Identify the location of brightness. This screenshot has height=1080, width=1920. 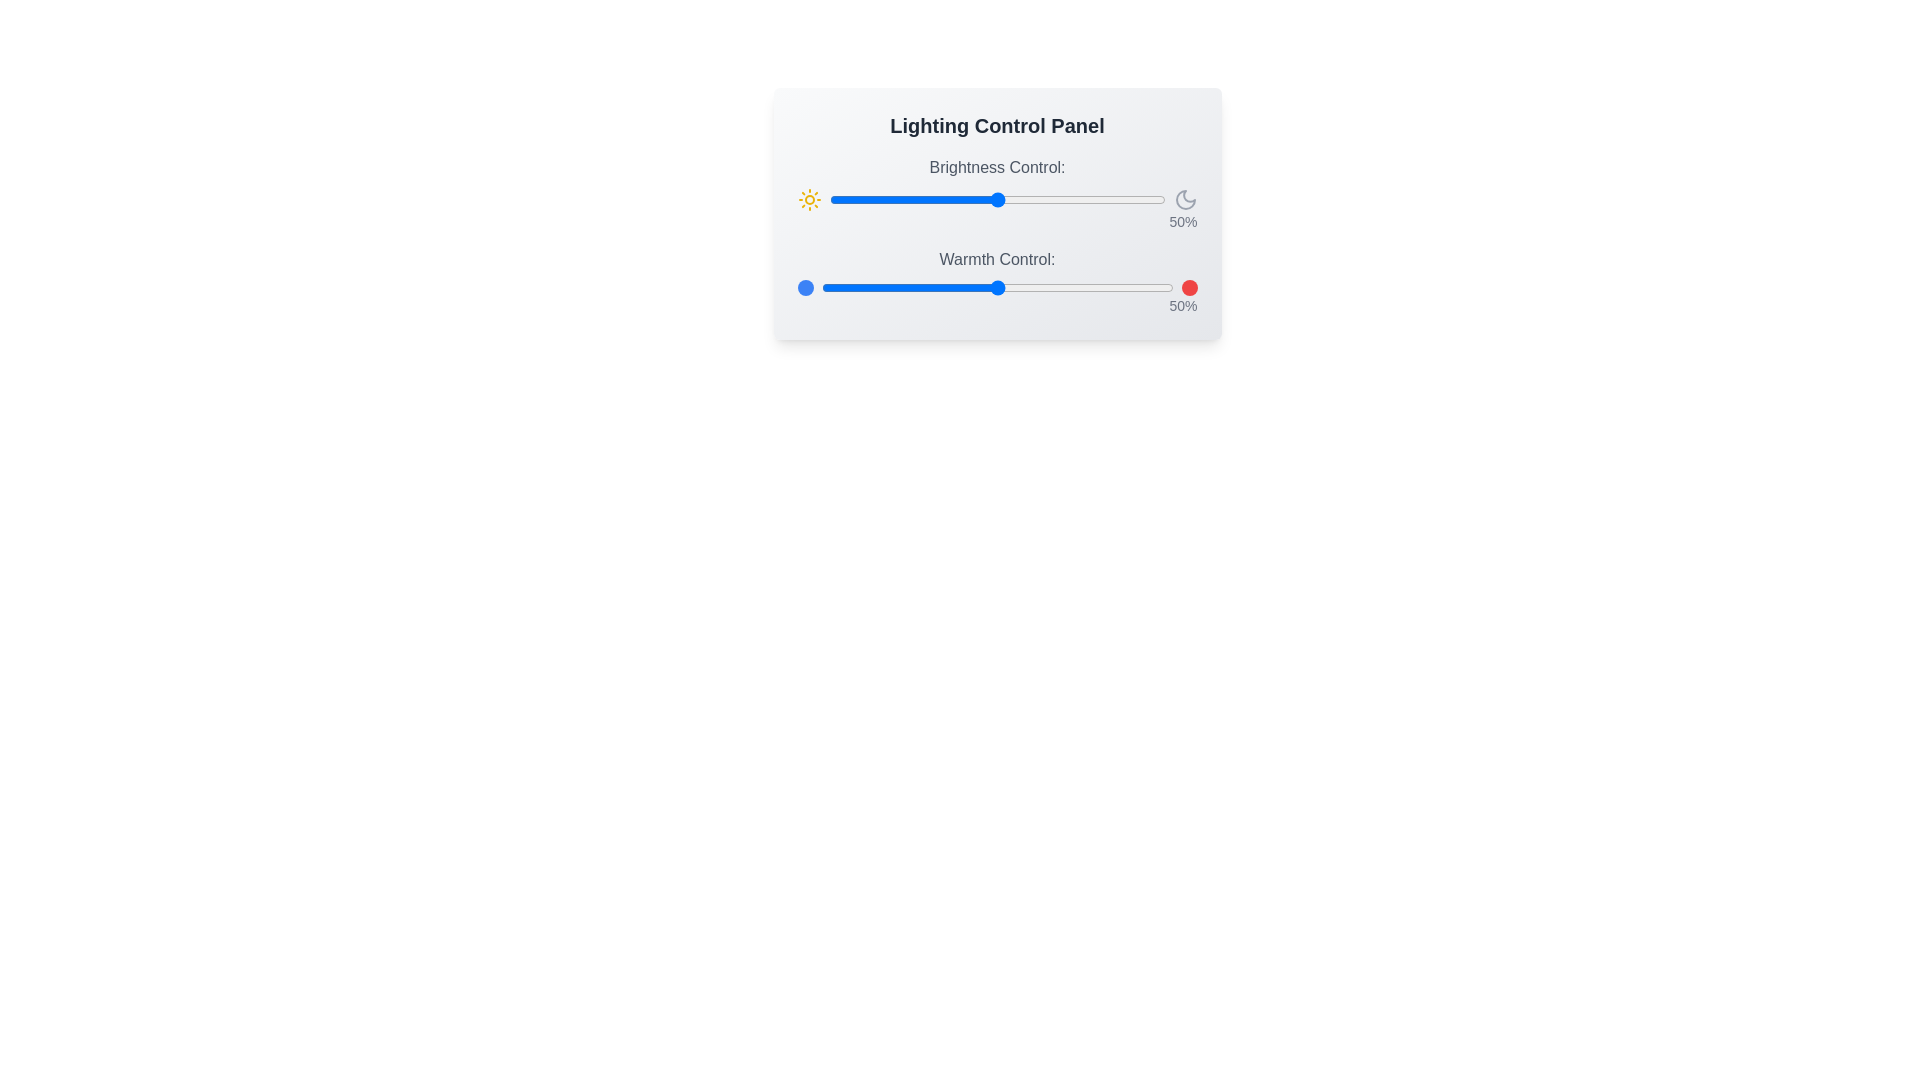
(1155, 200).